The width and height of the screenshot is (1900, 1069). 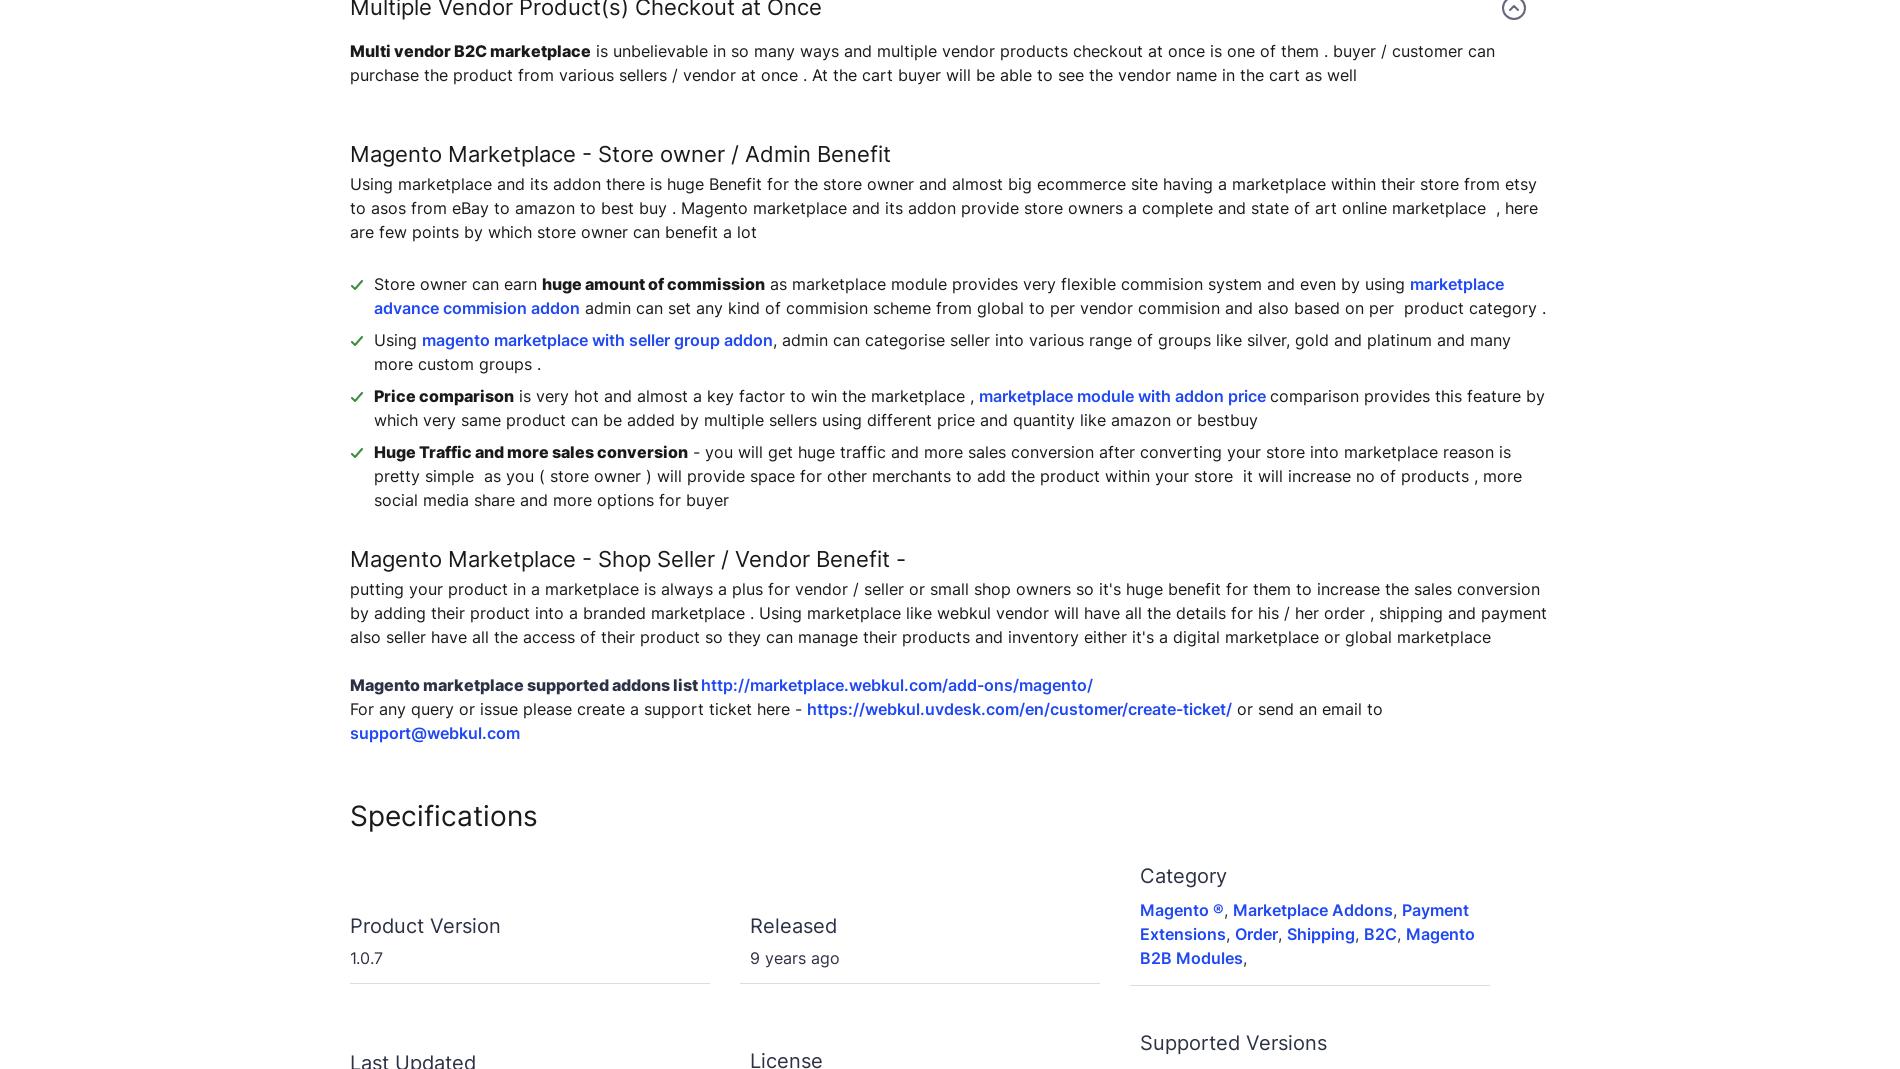 What do you see at coordinates (895, 684) in the screenshot?
I see `'http://marketplace.webkul.com/add-ons/magento/'` at bounding box center [895, 684].